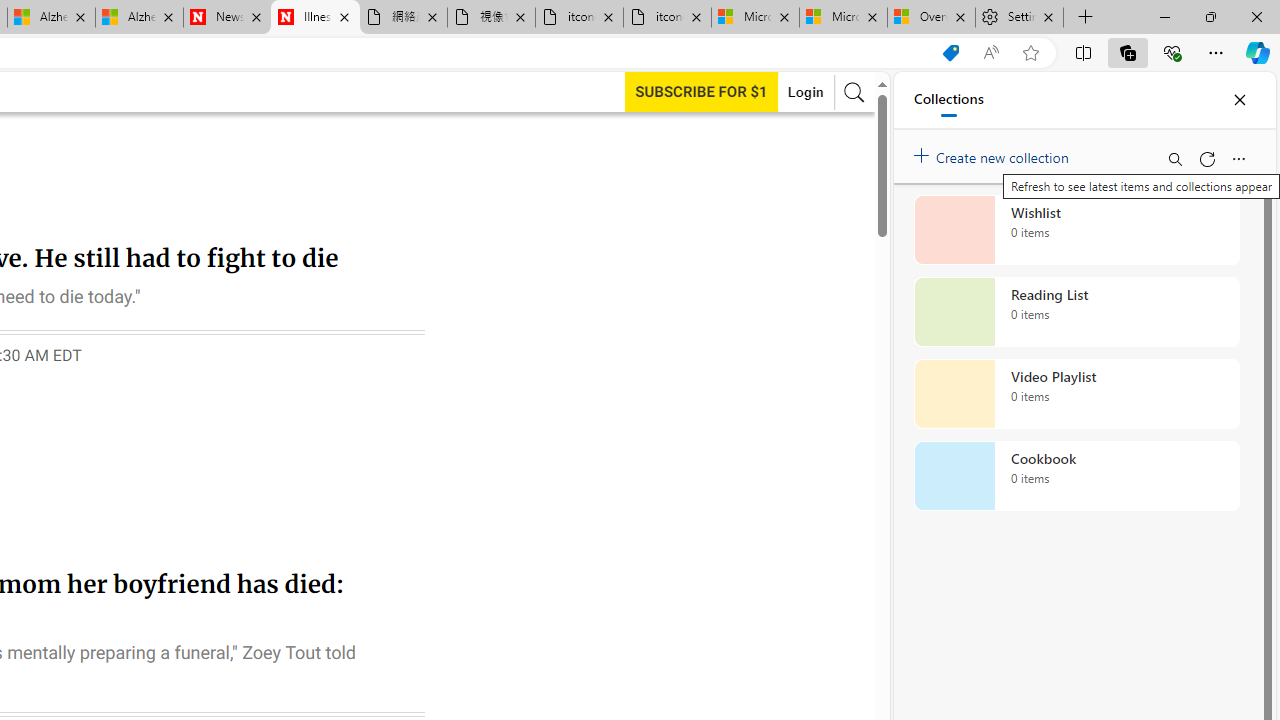 This screenshot has height=720, width=1280. Describe the element at coordinates (1076, 394) in the screenshot. I see `'Video Playlist collection, 0 items'` at that location.